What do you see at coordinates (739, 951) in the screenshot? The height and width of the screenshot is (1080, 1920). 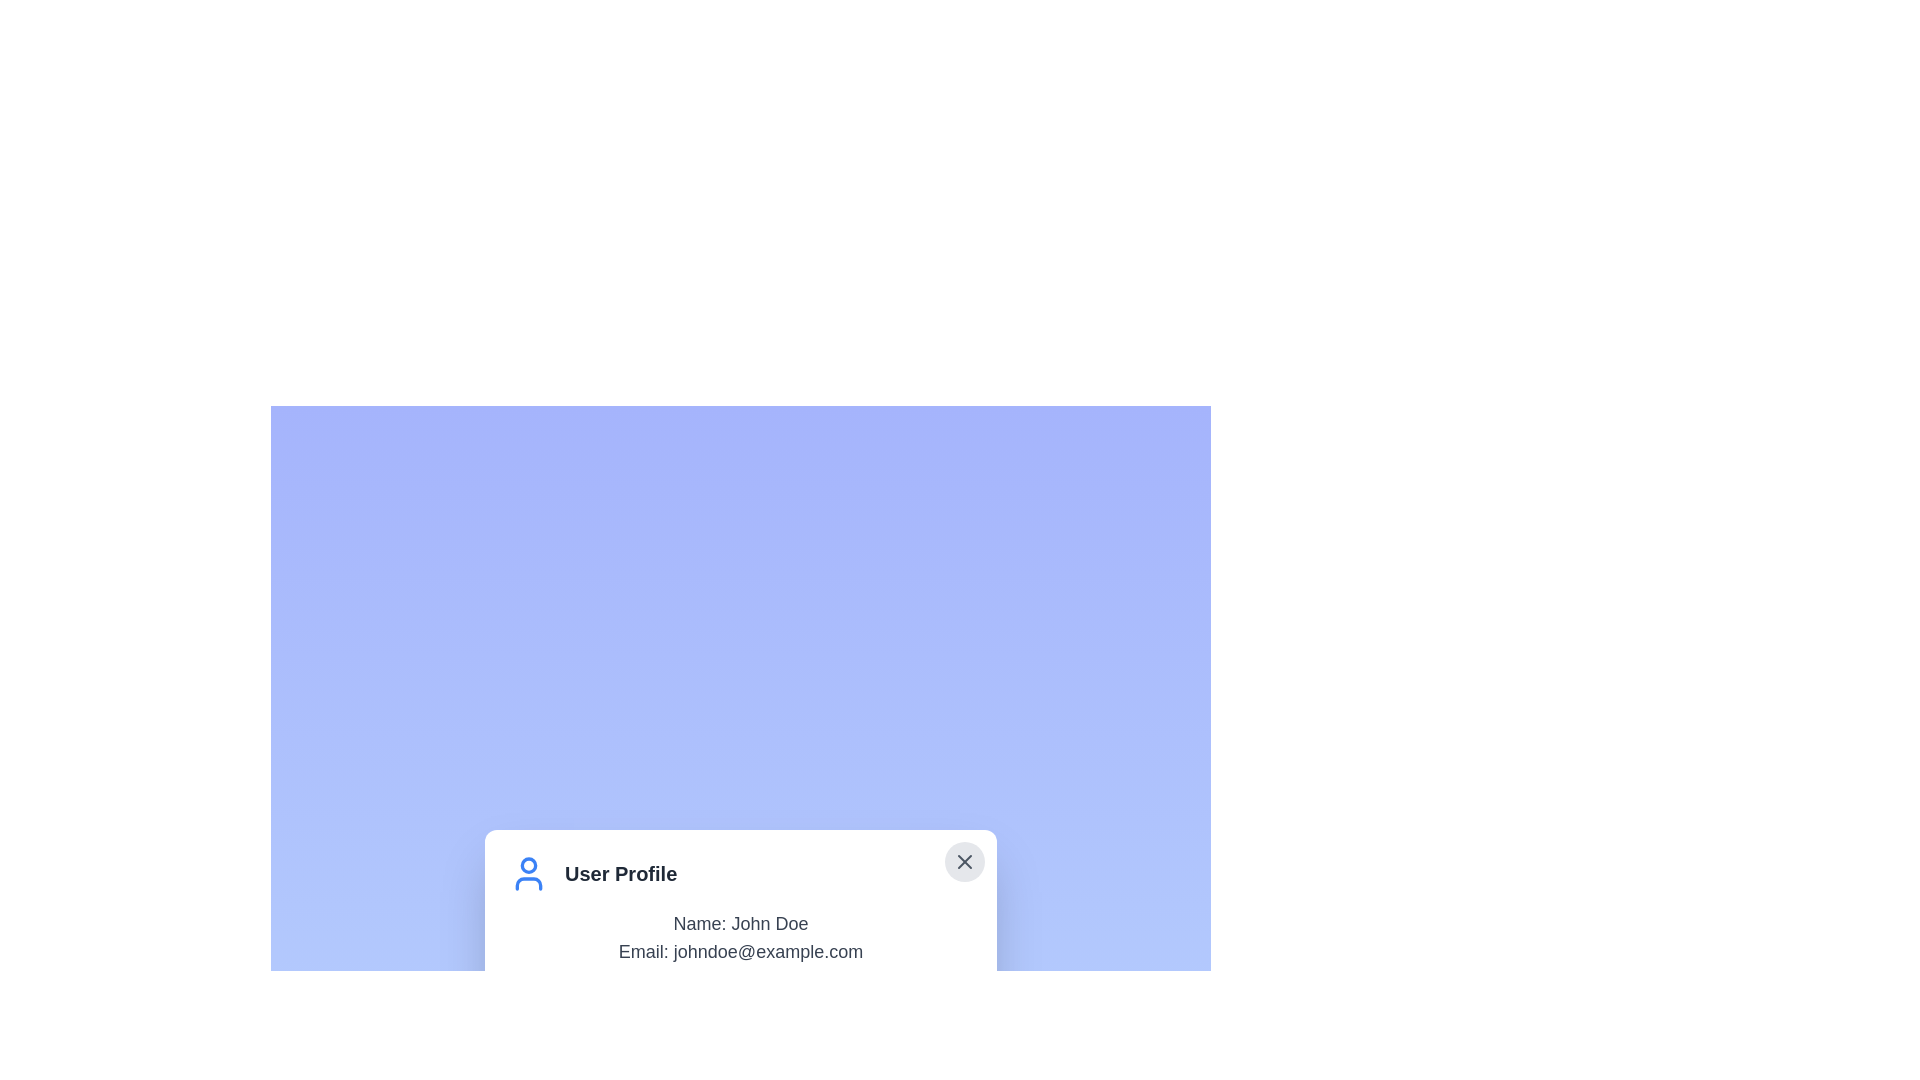 I see `the text displaying the email address associated with the user profile, located below 'Name: John Doe' in the 'User Profile' pop-up window` at bounding box center [739, 951].